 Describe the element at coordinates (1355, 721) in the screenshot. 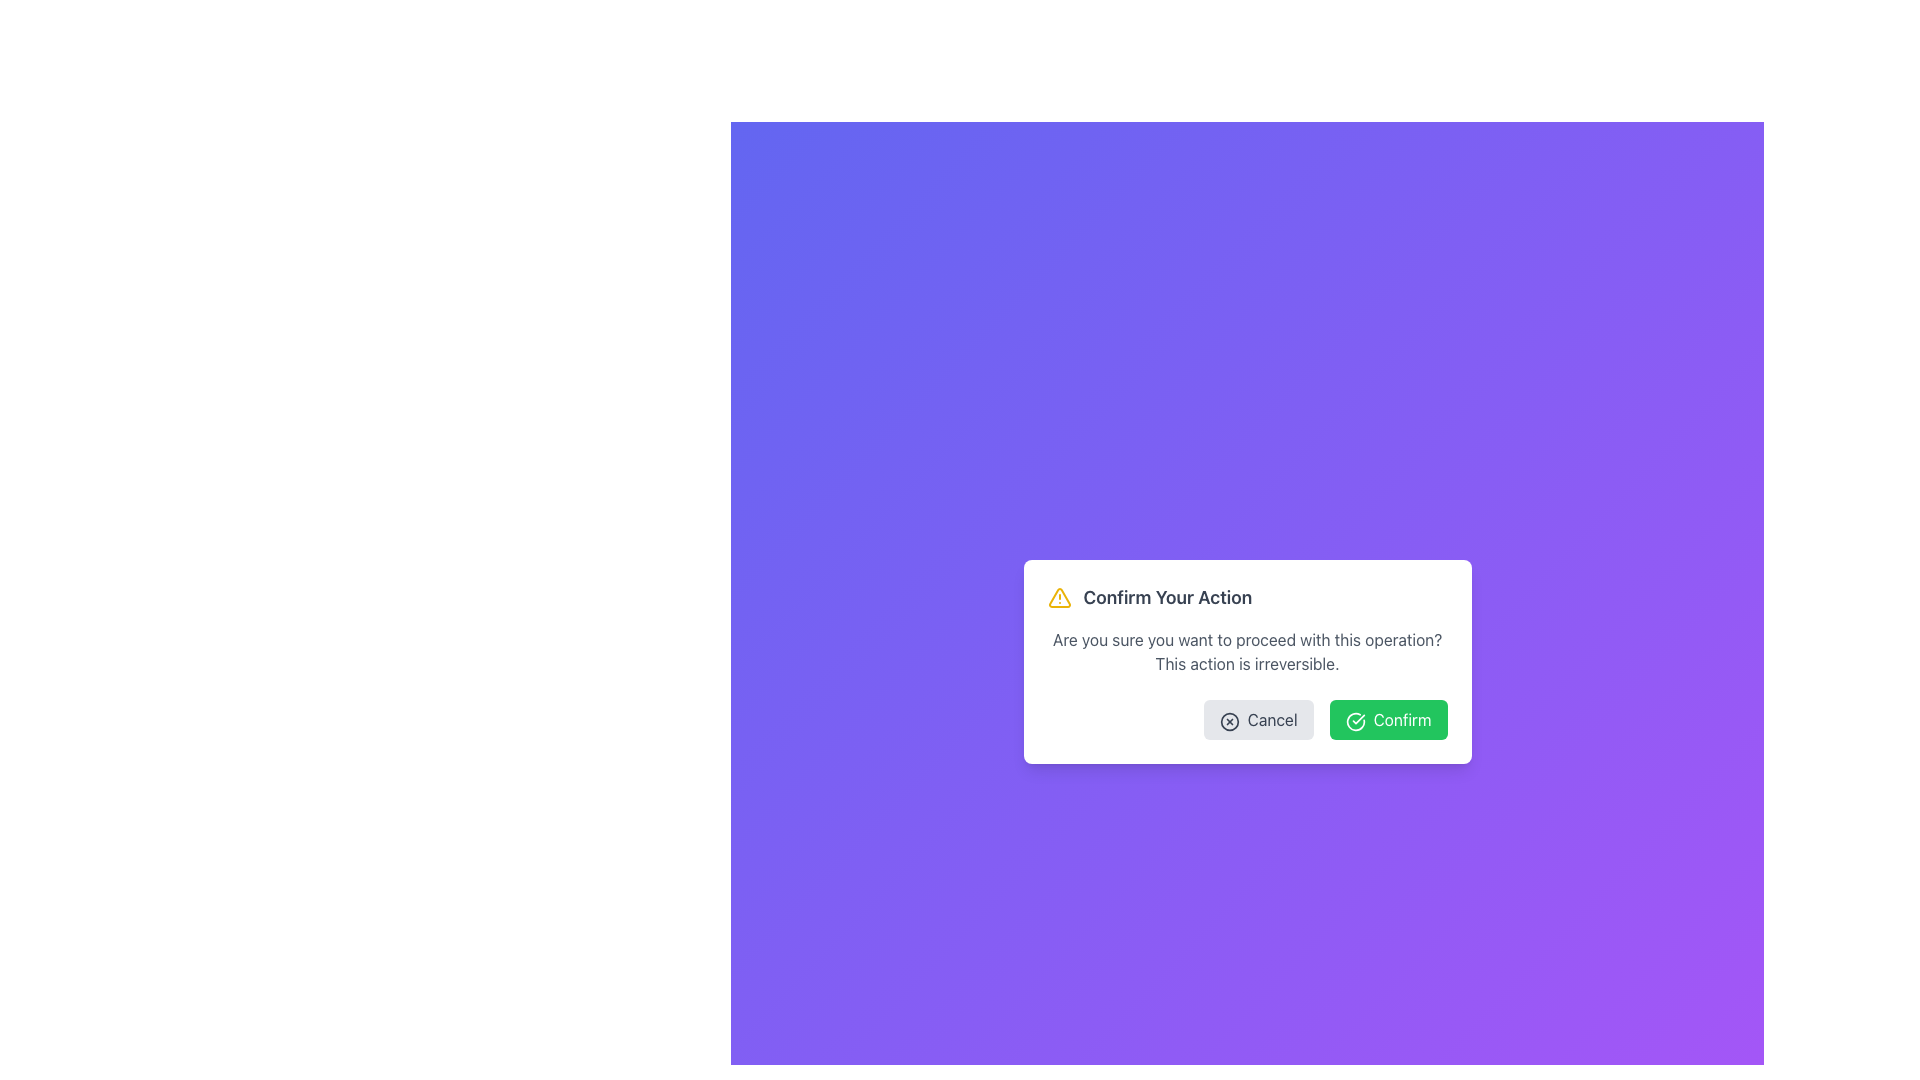

I see `the SVG icon representing a circle with a checkmark inside it, which is part of the green button labeled 'Confirm' located in the bottom-right corner of the modal` at that location.